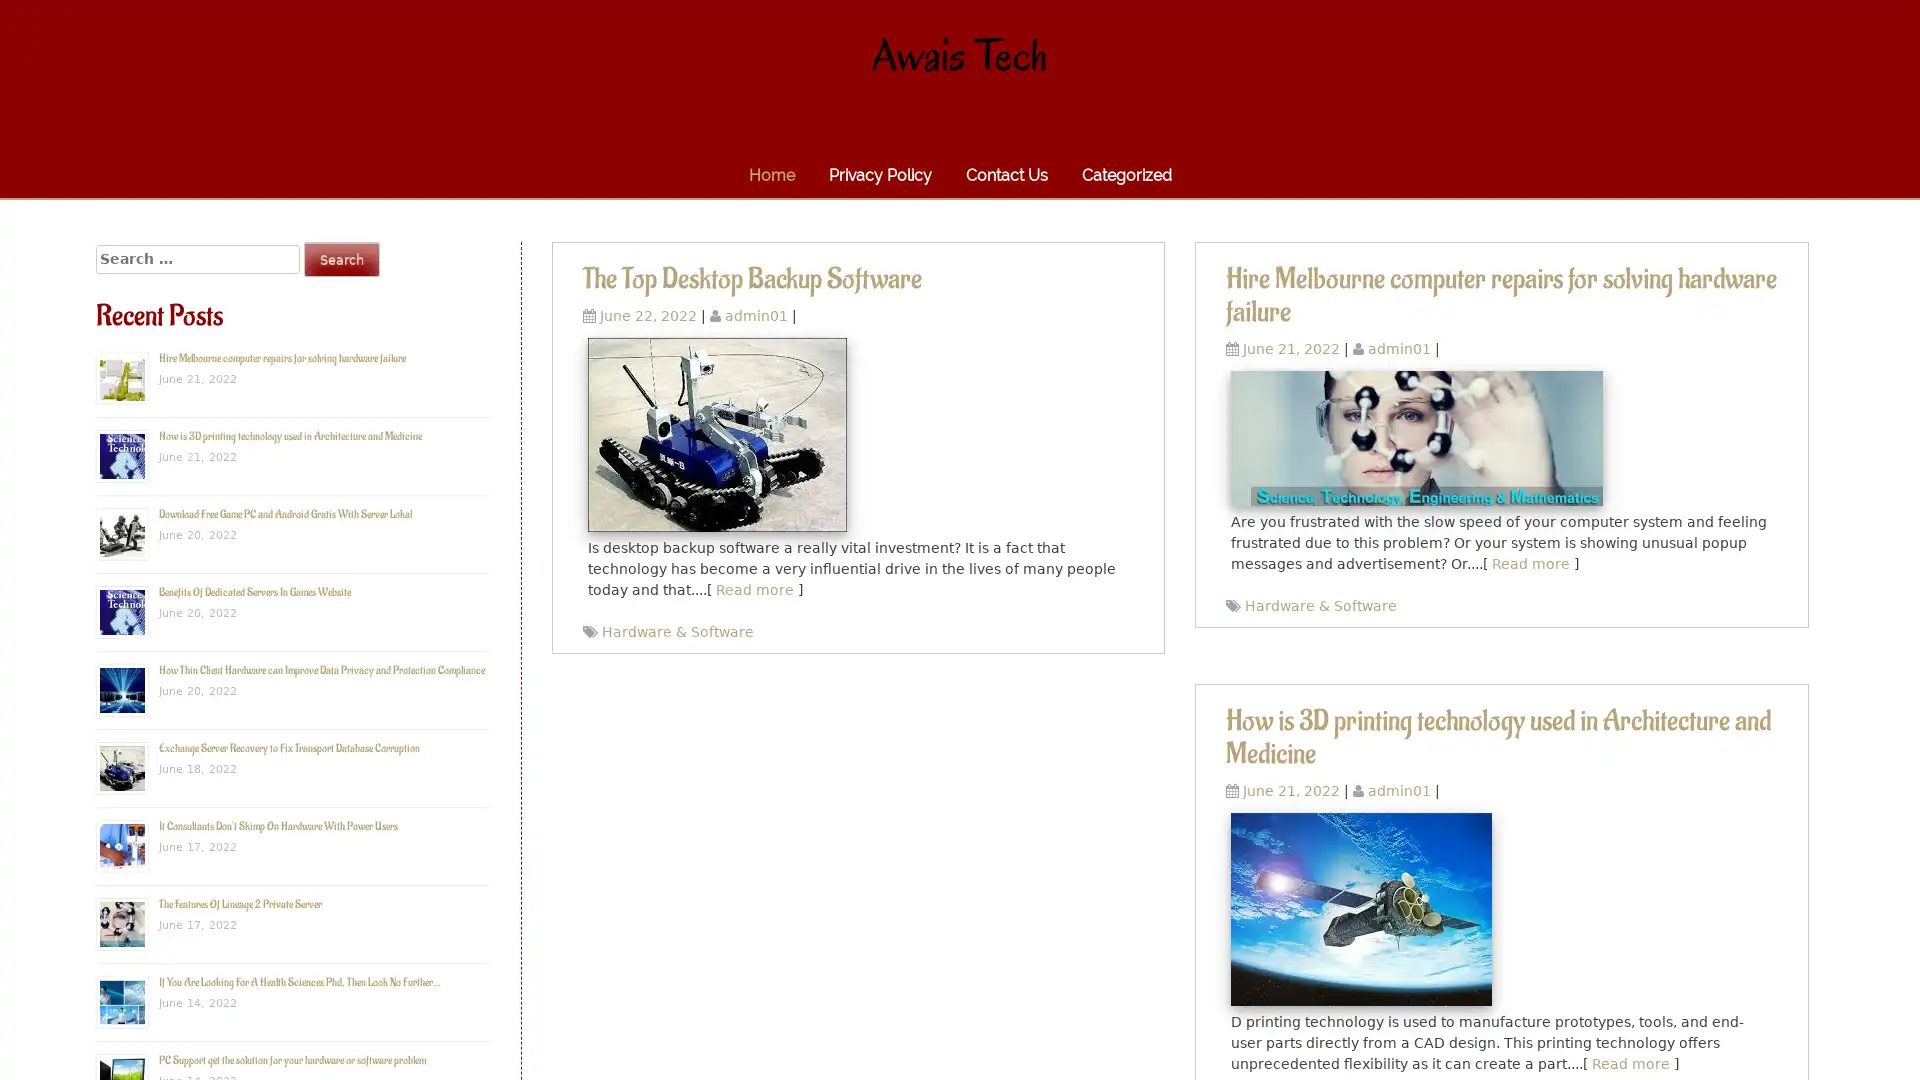 This screenshot has height=1080, width=1920. I want to click on Search, so click(341, 258).